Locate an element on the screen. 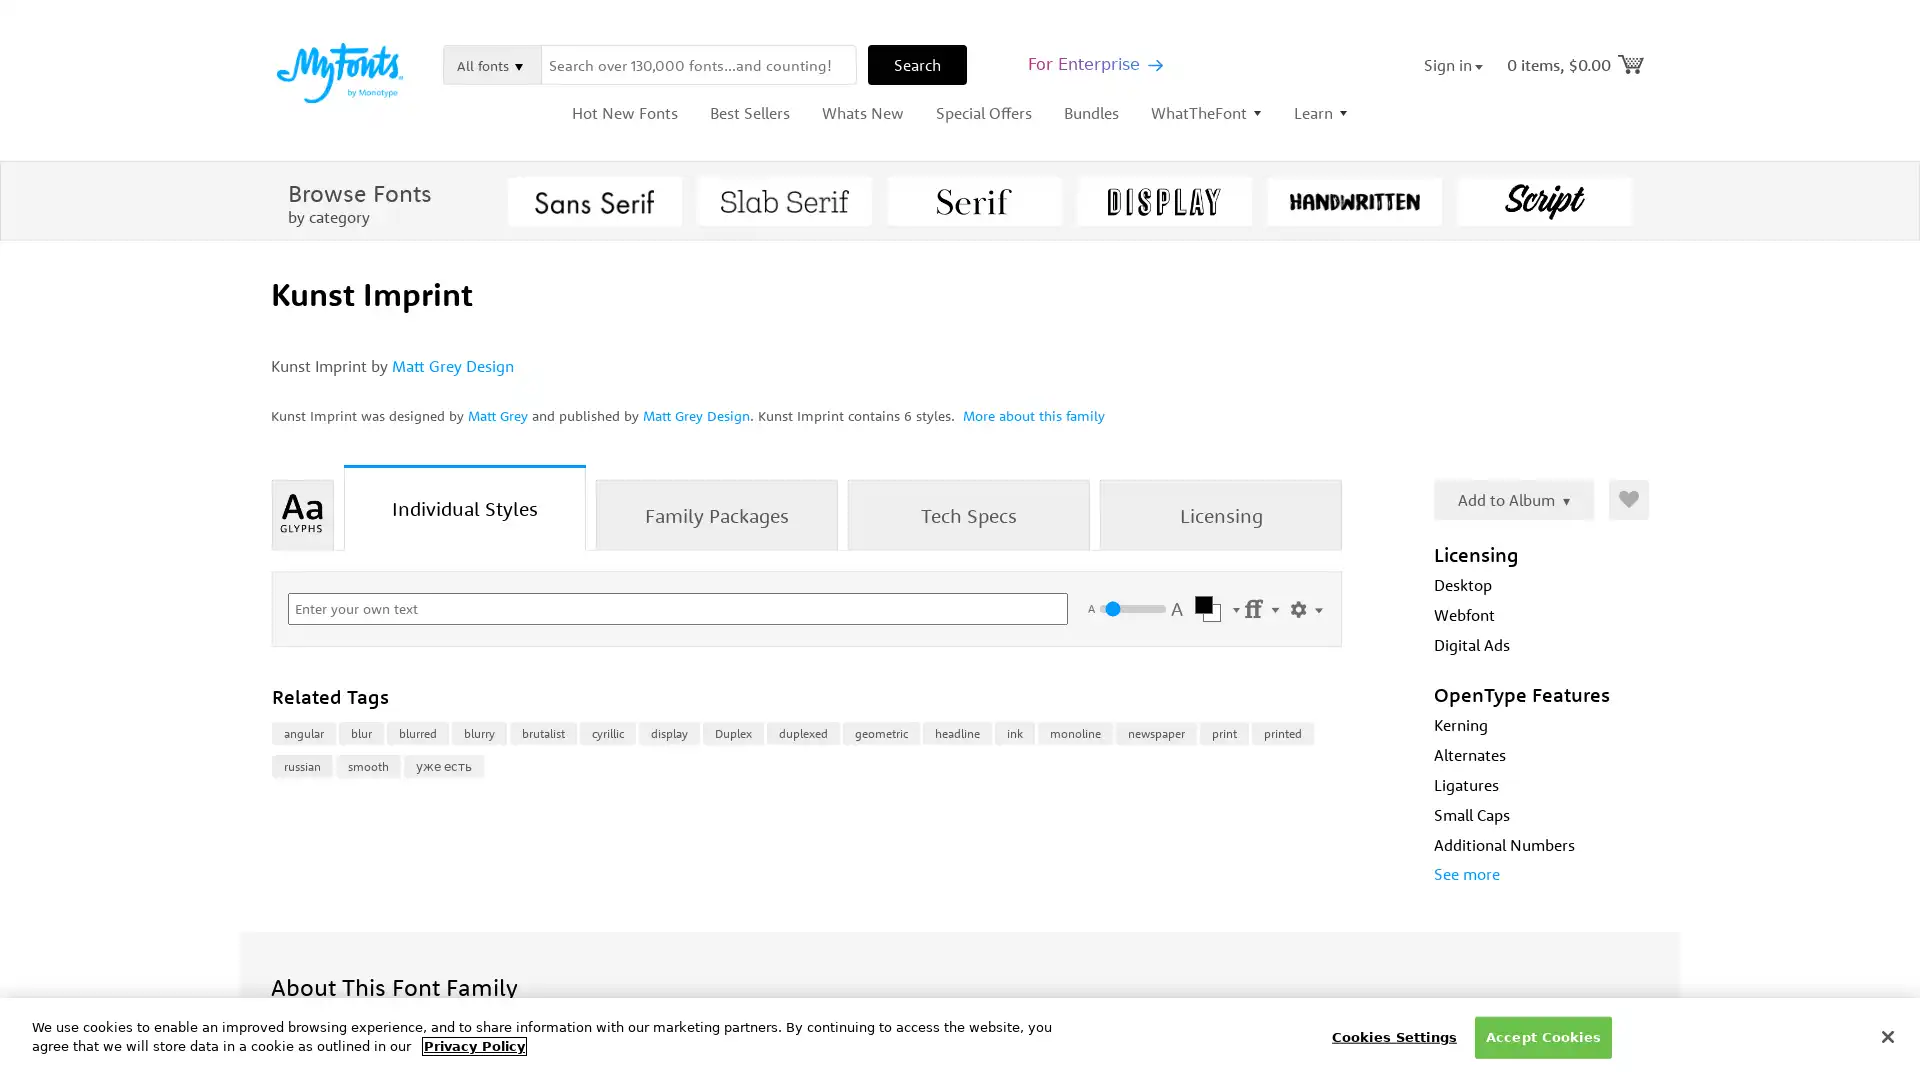  Close is located at coordinates (1886, 1035).